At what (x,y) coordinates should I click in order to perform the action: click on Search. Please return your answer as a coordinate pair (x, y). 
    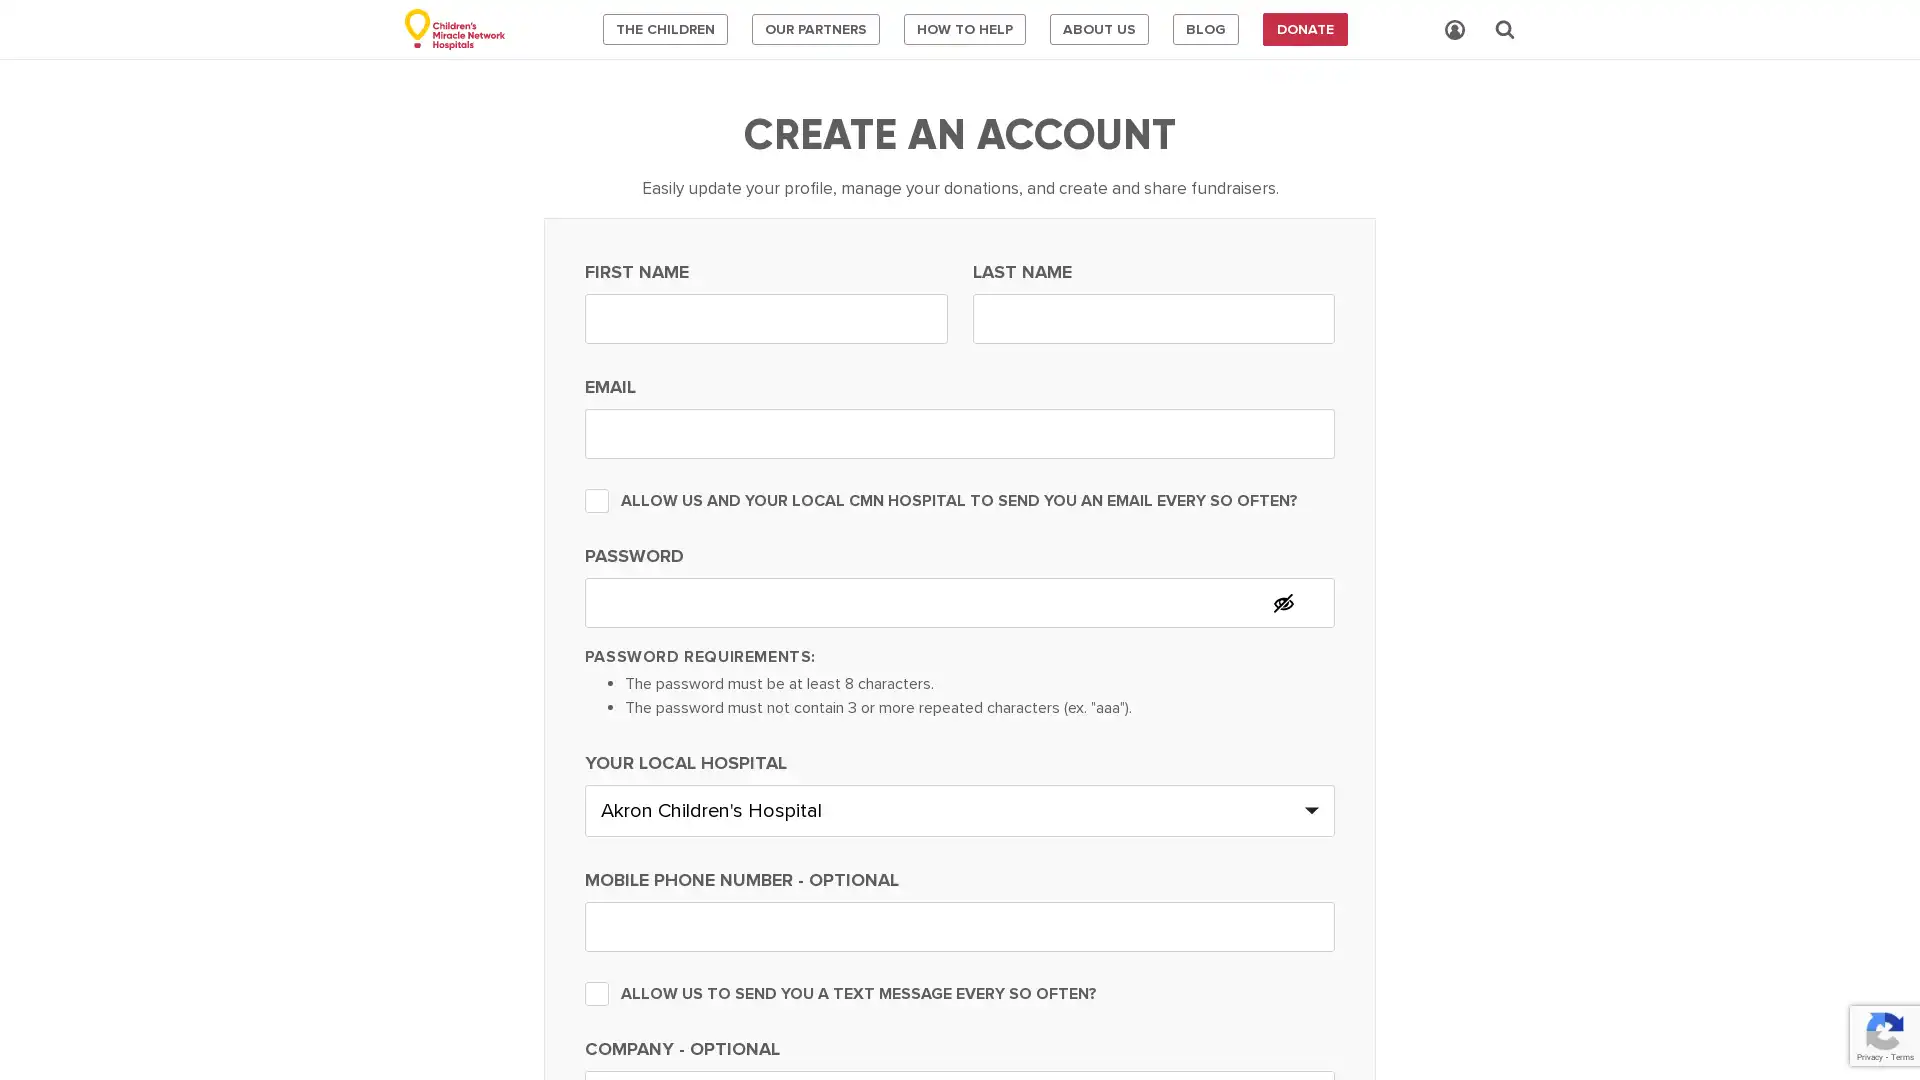
    Looking at the image, I should click on (1505, 29).